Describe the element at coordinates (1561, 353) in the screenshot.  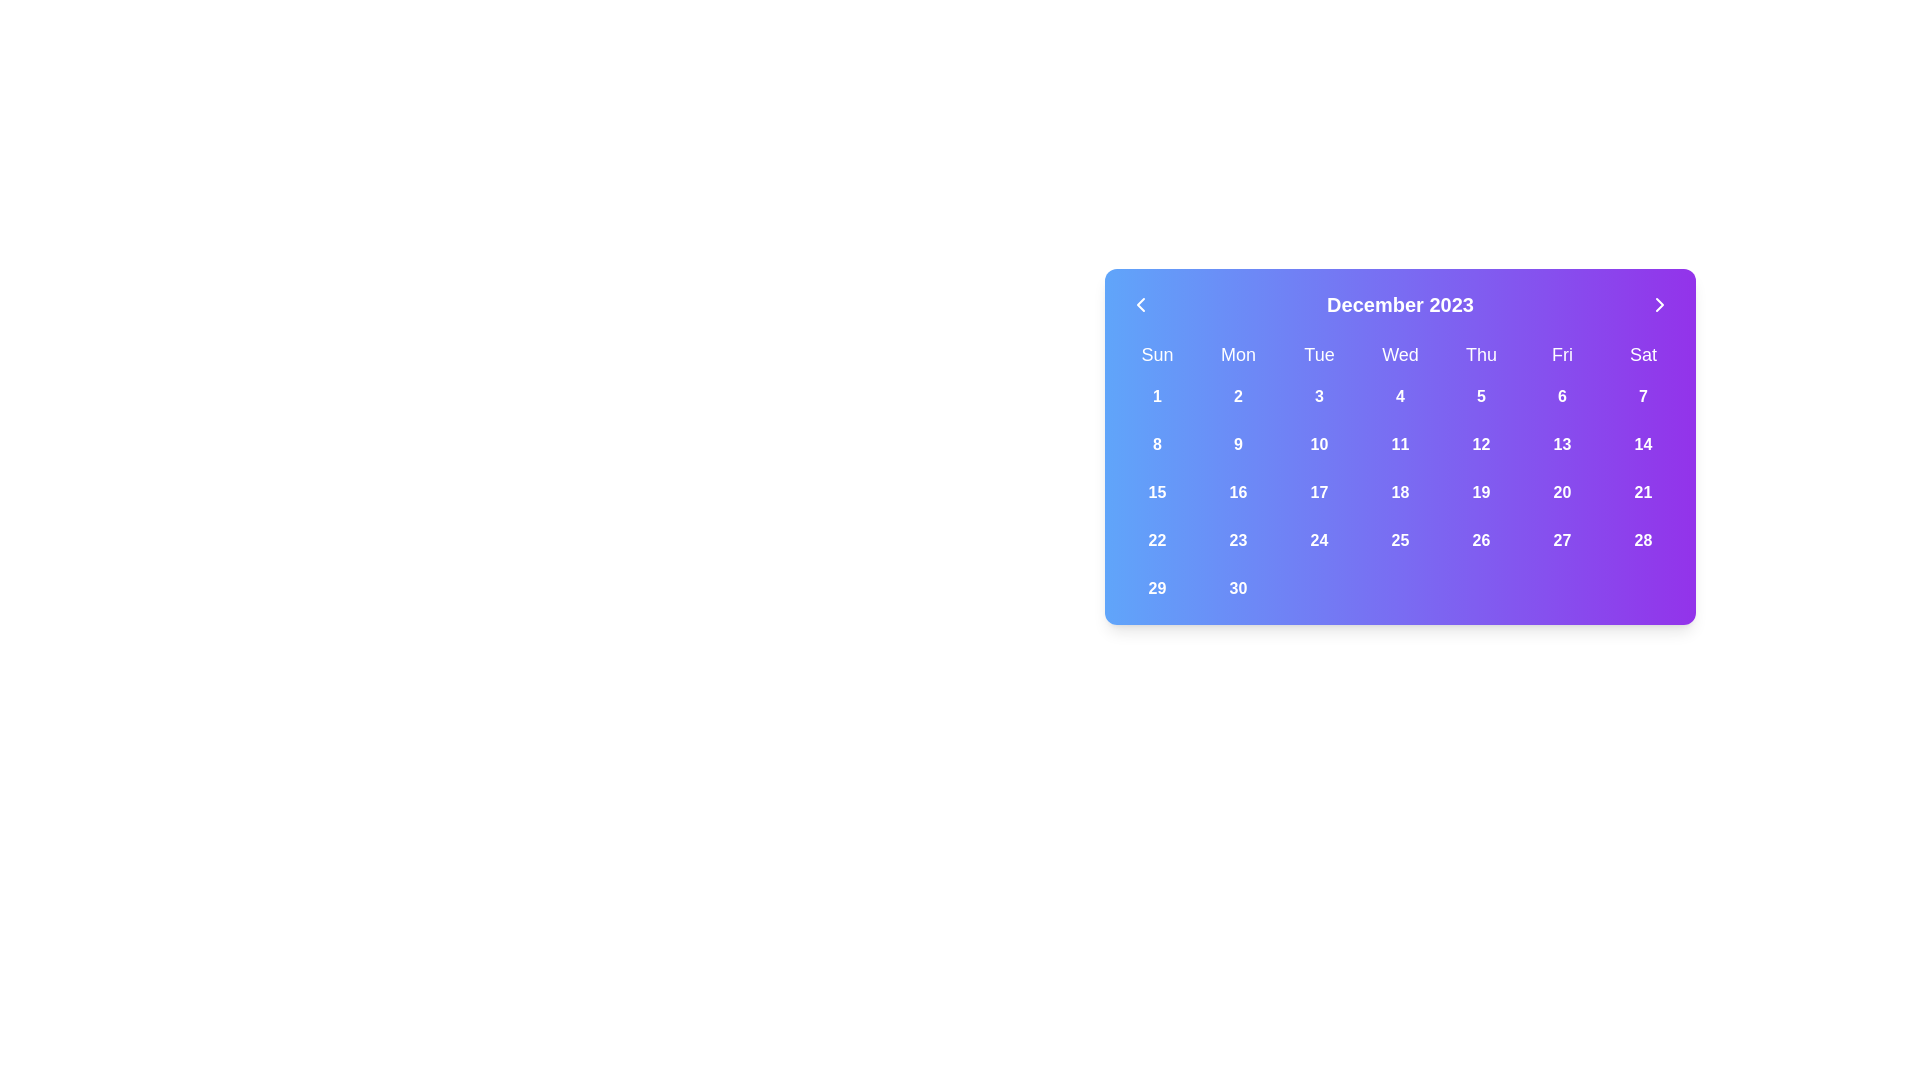
I see `the header text for the 'Friday' column in the calendar, which is located in the top row of the calendar component` at that location.